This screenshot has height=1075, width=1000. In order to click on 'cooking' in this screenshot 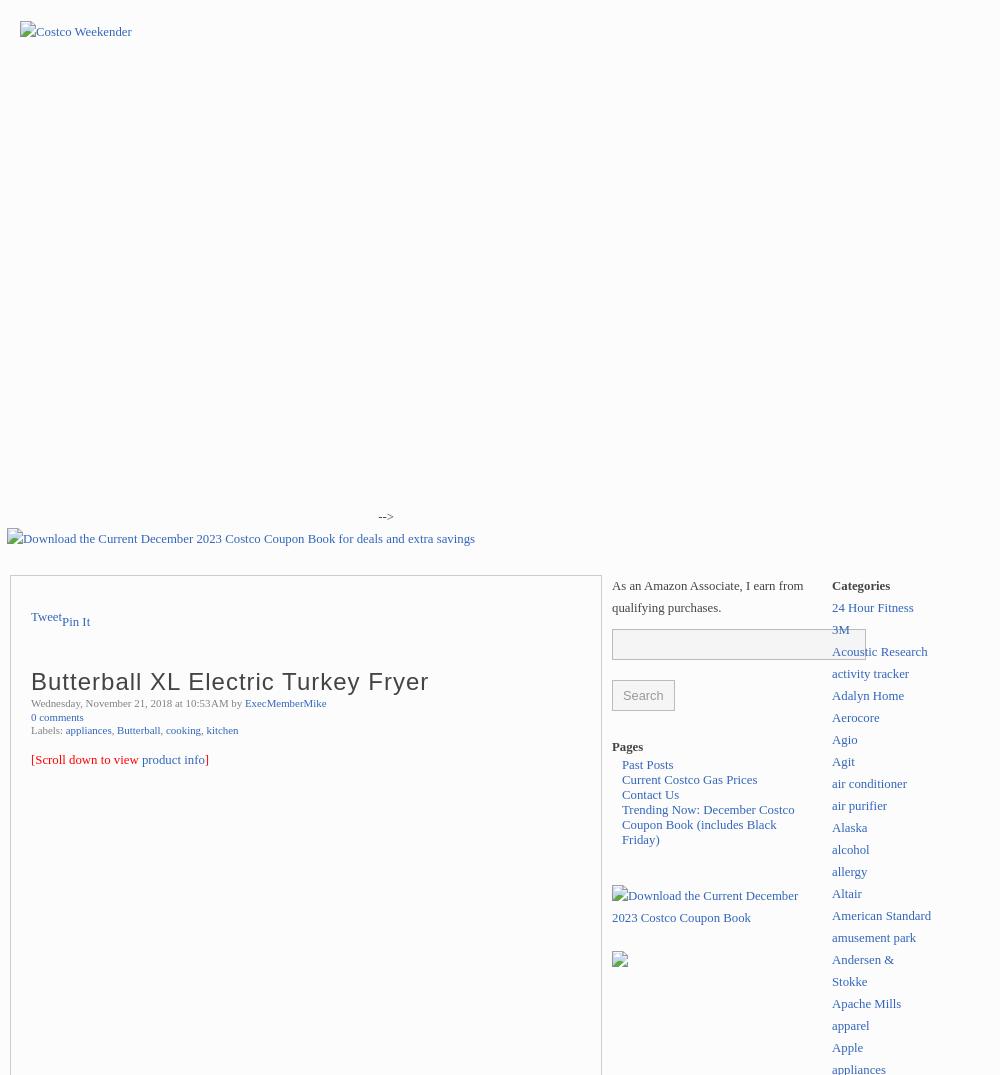, I will do `click(166, 729)`.